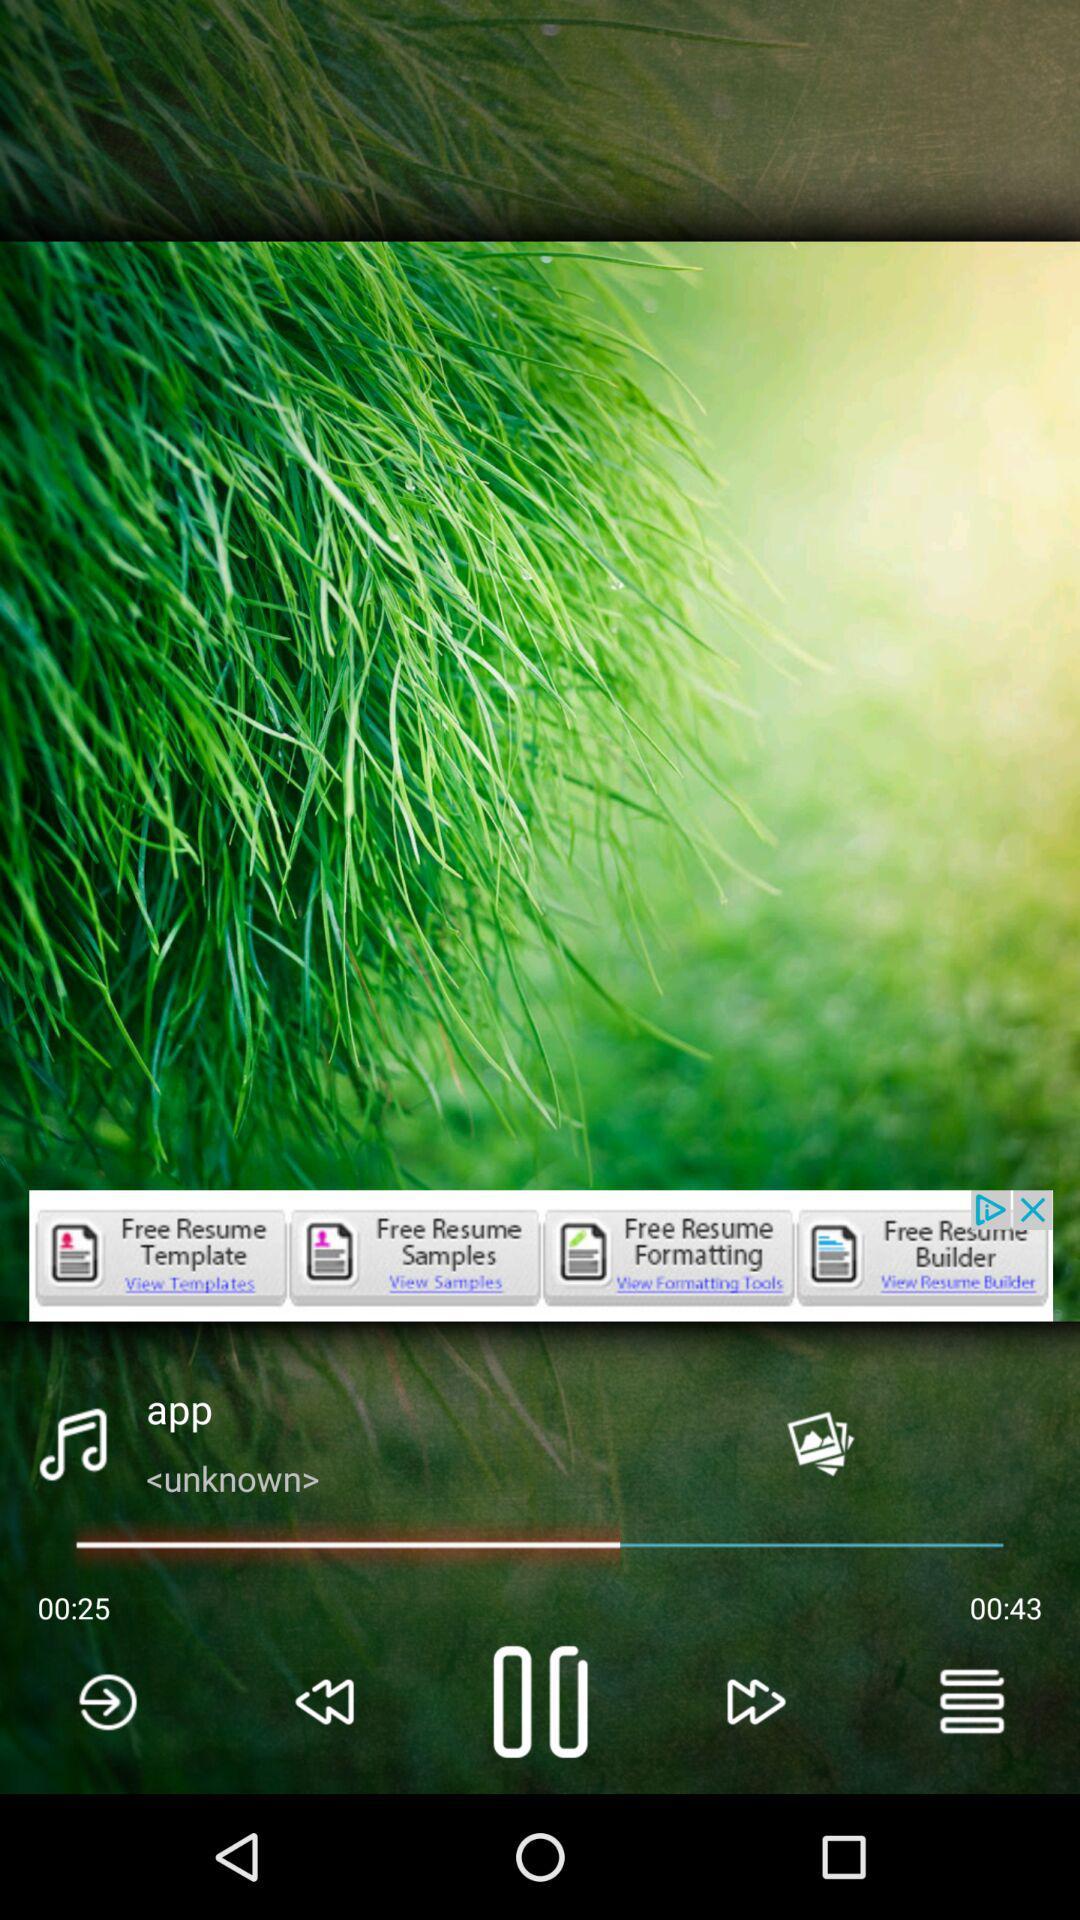 The image size is (1080, 1920). Describe the element at coordinates (971, 1700) in the screenshot. I see `the menu icon` at that location.